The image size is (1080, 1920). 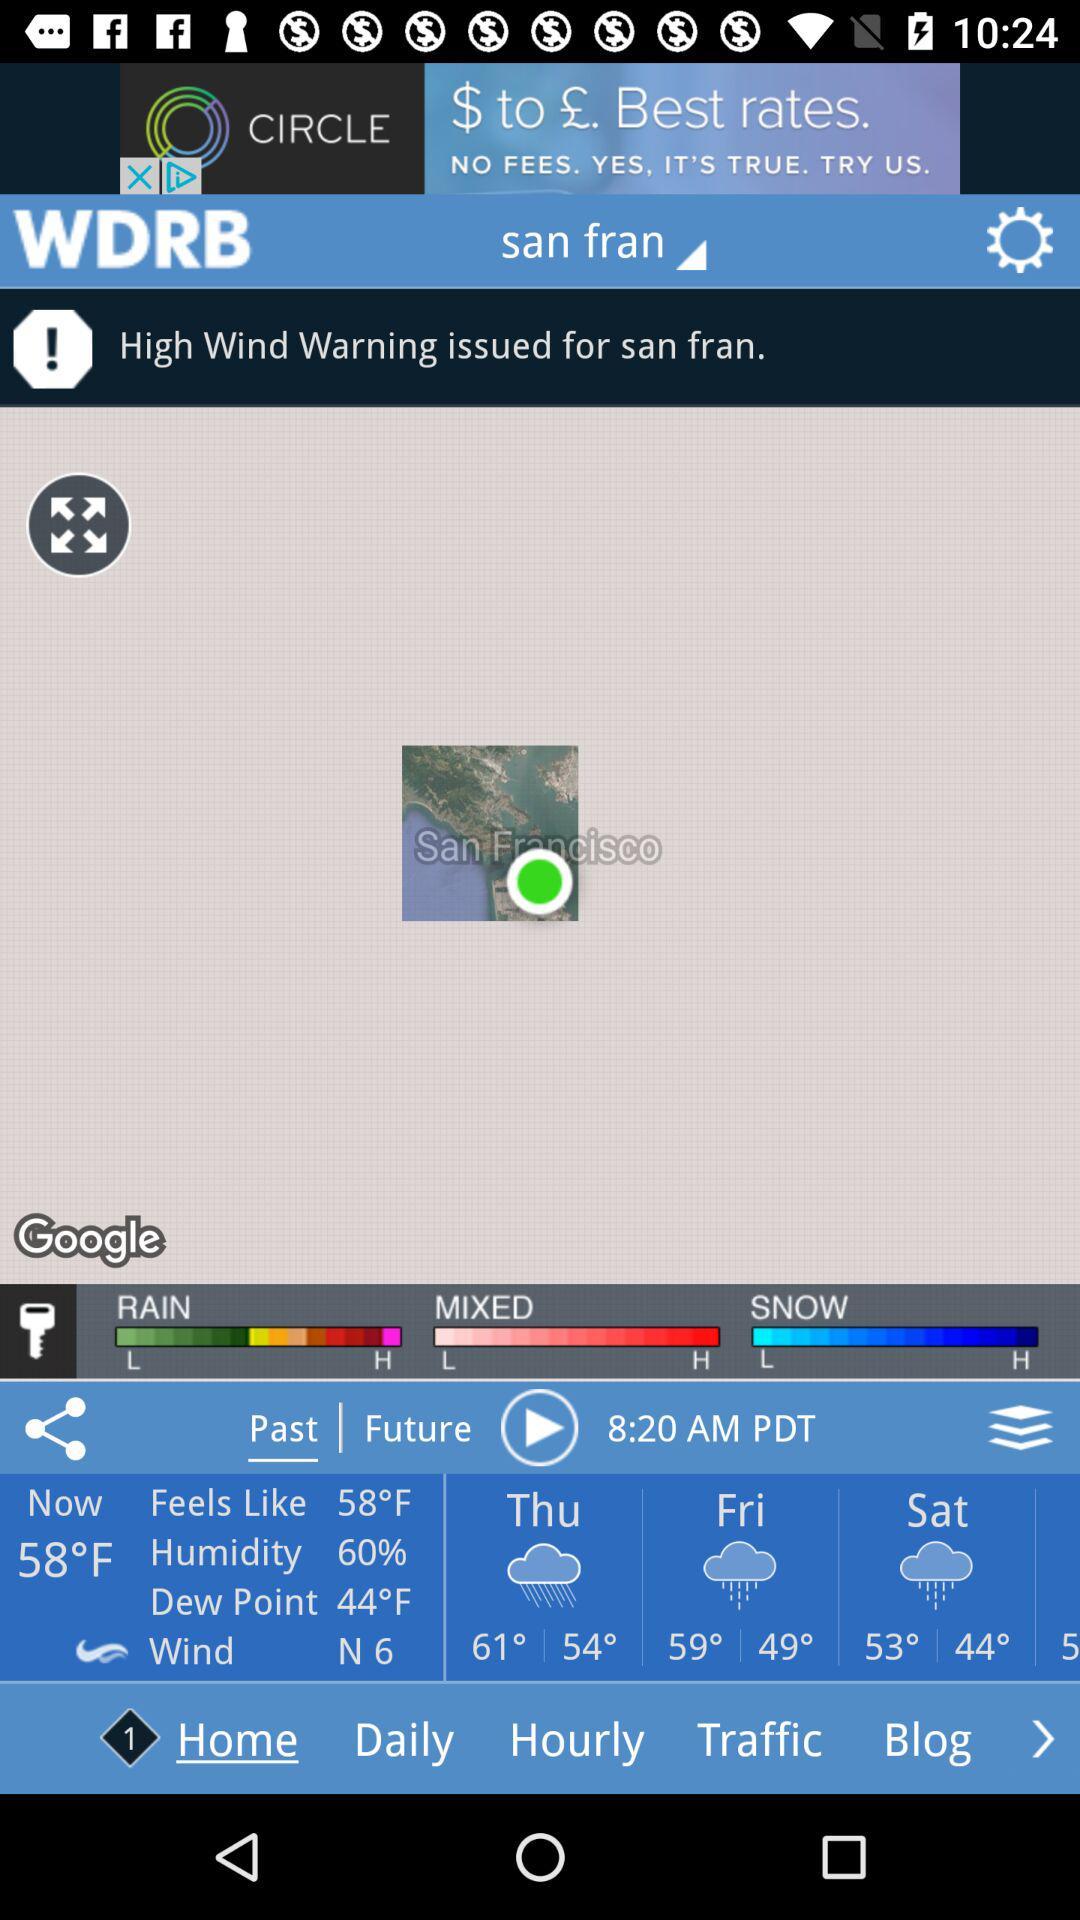 I want to click on save, so click(x=58, y=1426).